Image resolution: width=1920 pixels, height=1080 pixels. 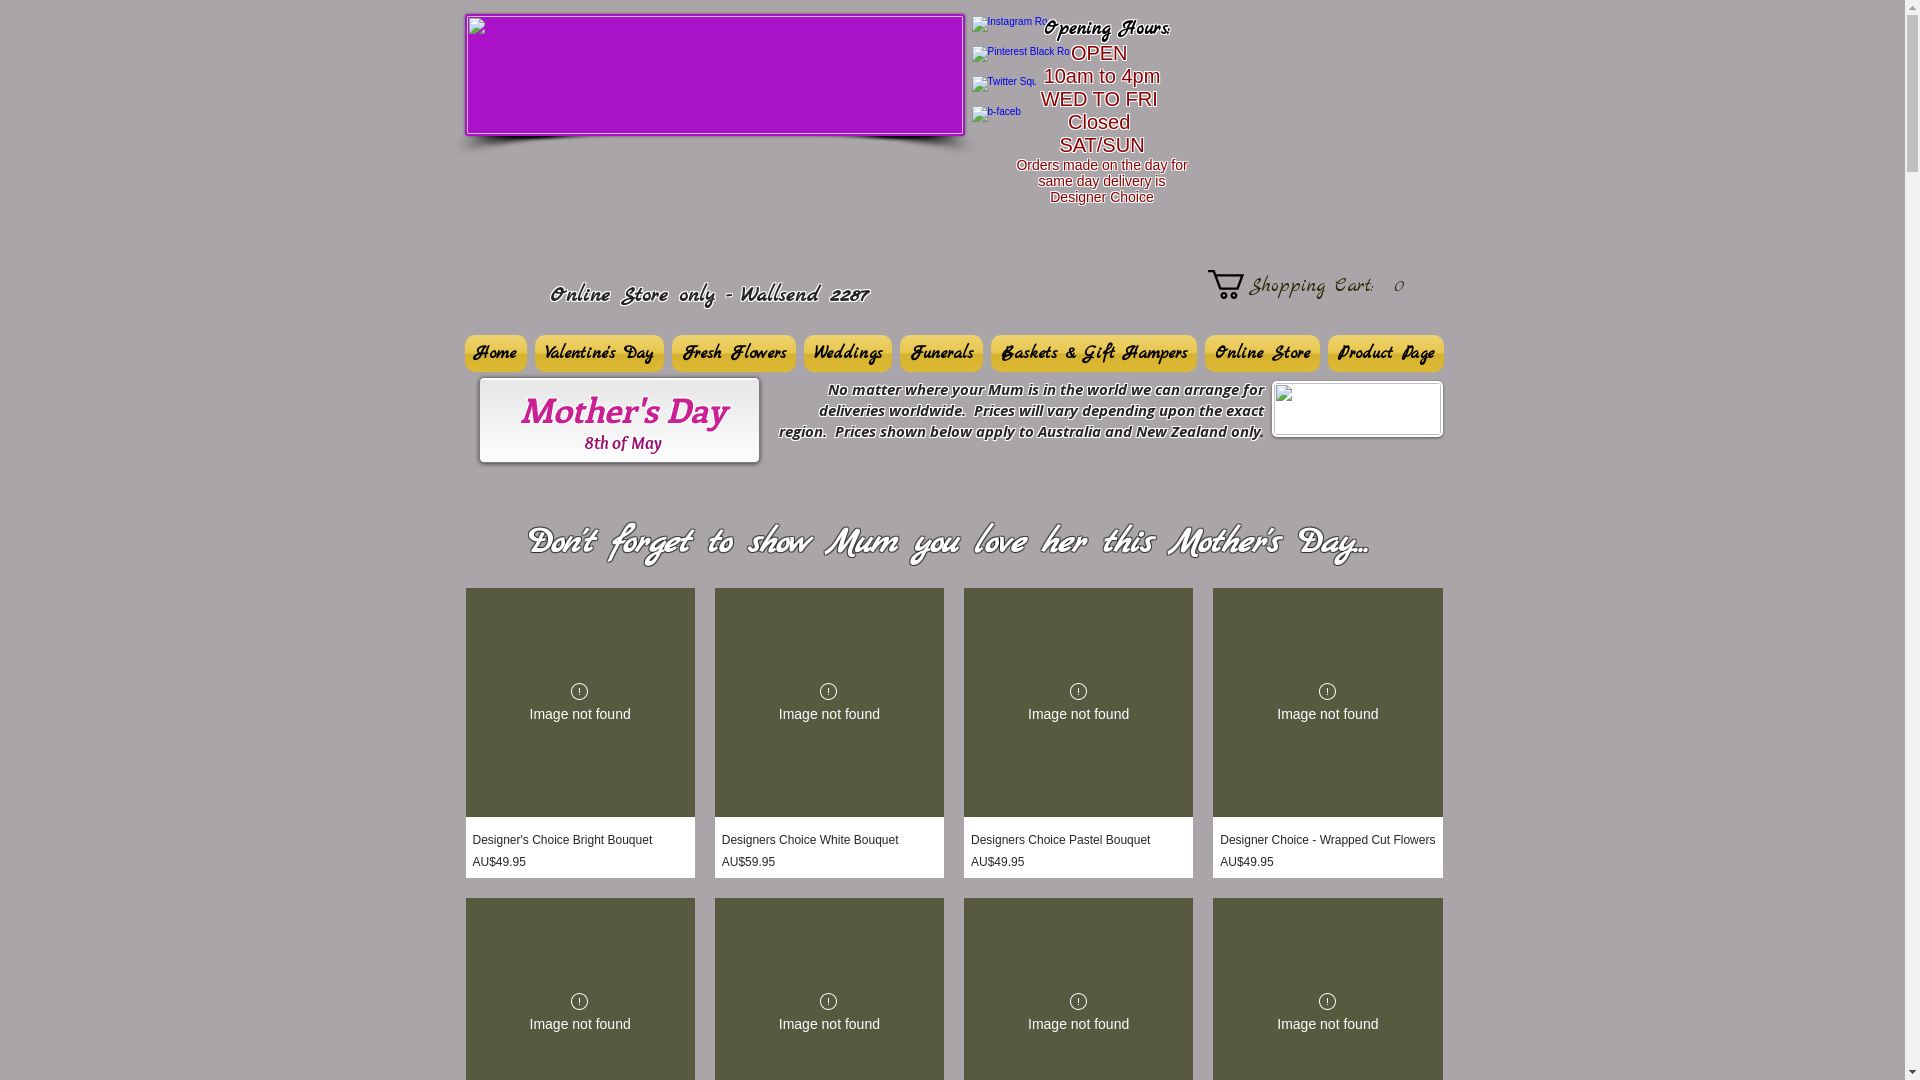 I want to click on 'Designers Choice White Bouquet, so click(x=829, y=701).